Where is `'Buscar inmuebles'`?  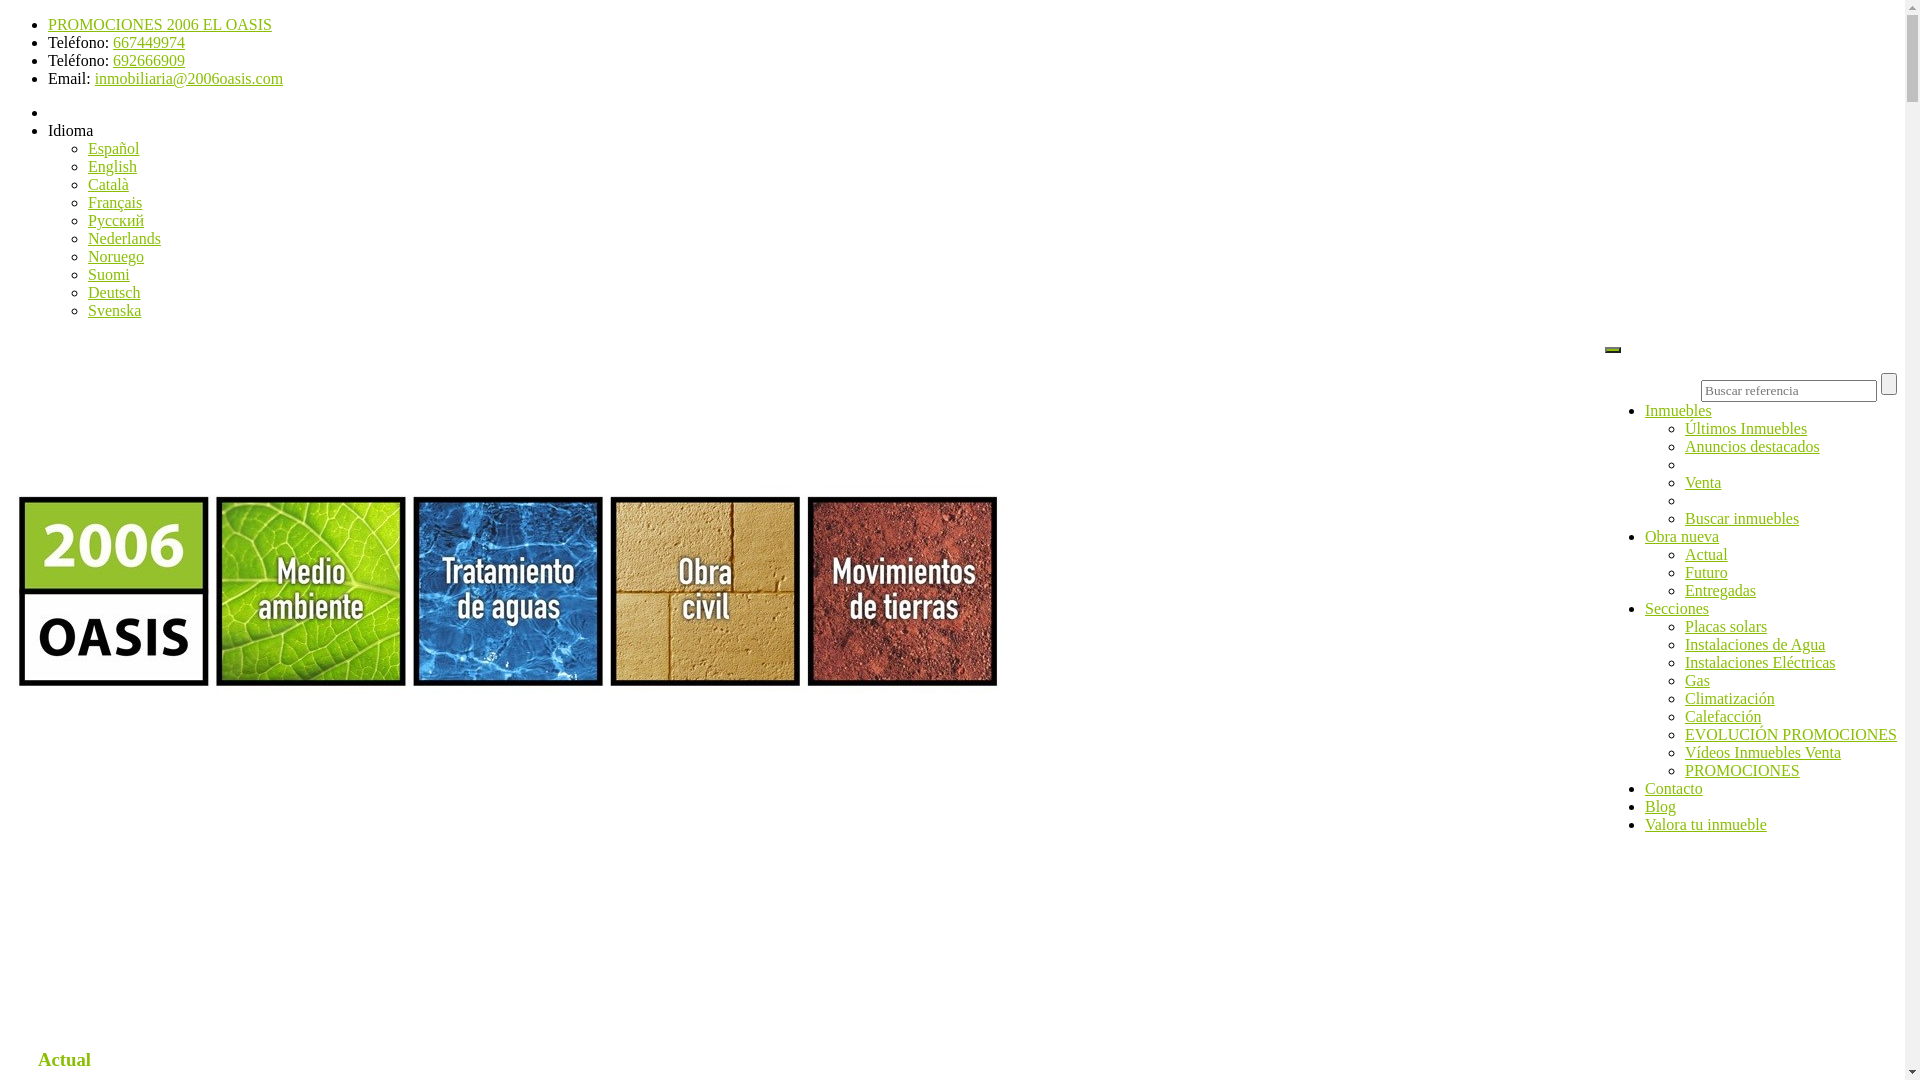 'Buscar inmuebles' is located at coordinates (1683, 517).